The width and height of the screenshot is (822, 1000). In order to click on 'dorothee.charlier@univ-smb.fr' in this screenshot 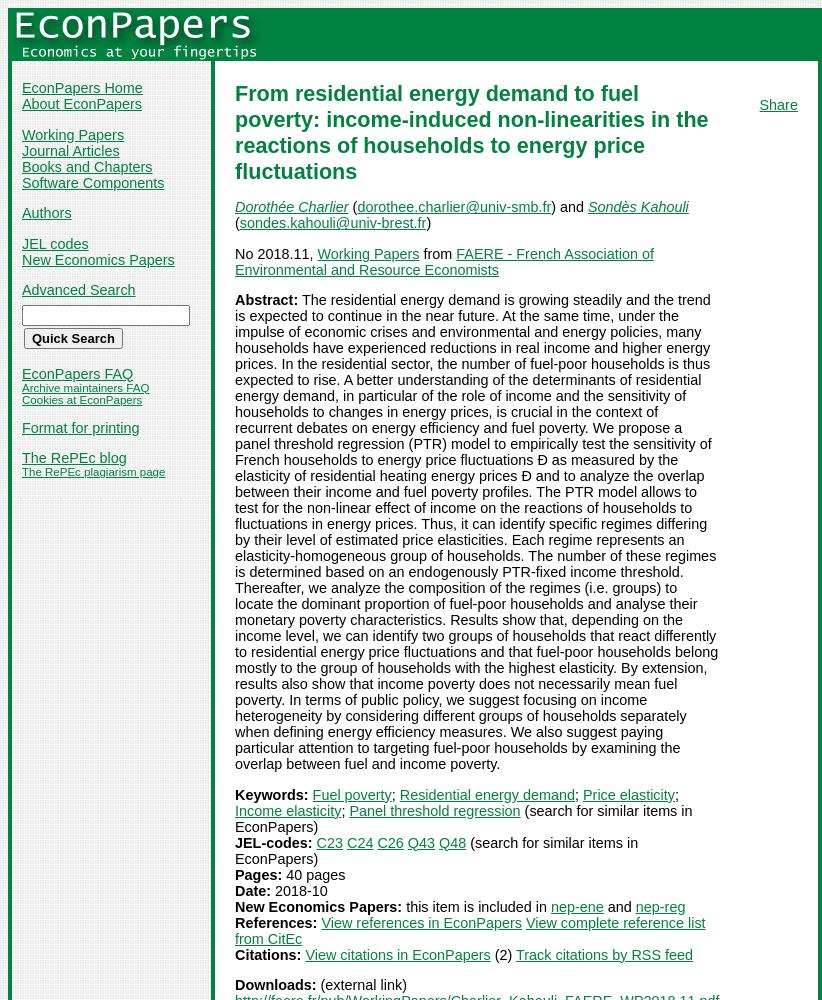, I will do `click(355, 206)`.